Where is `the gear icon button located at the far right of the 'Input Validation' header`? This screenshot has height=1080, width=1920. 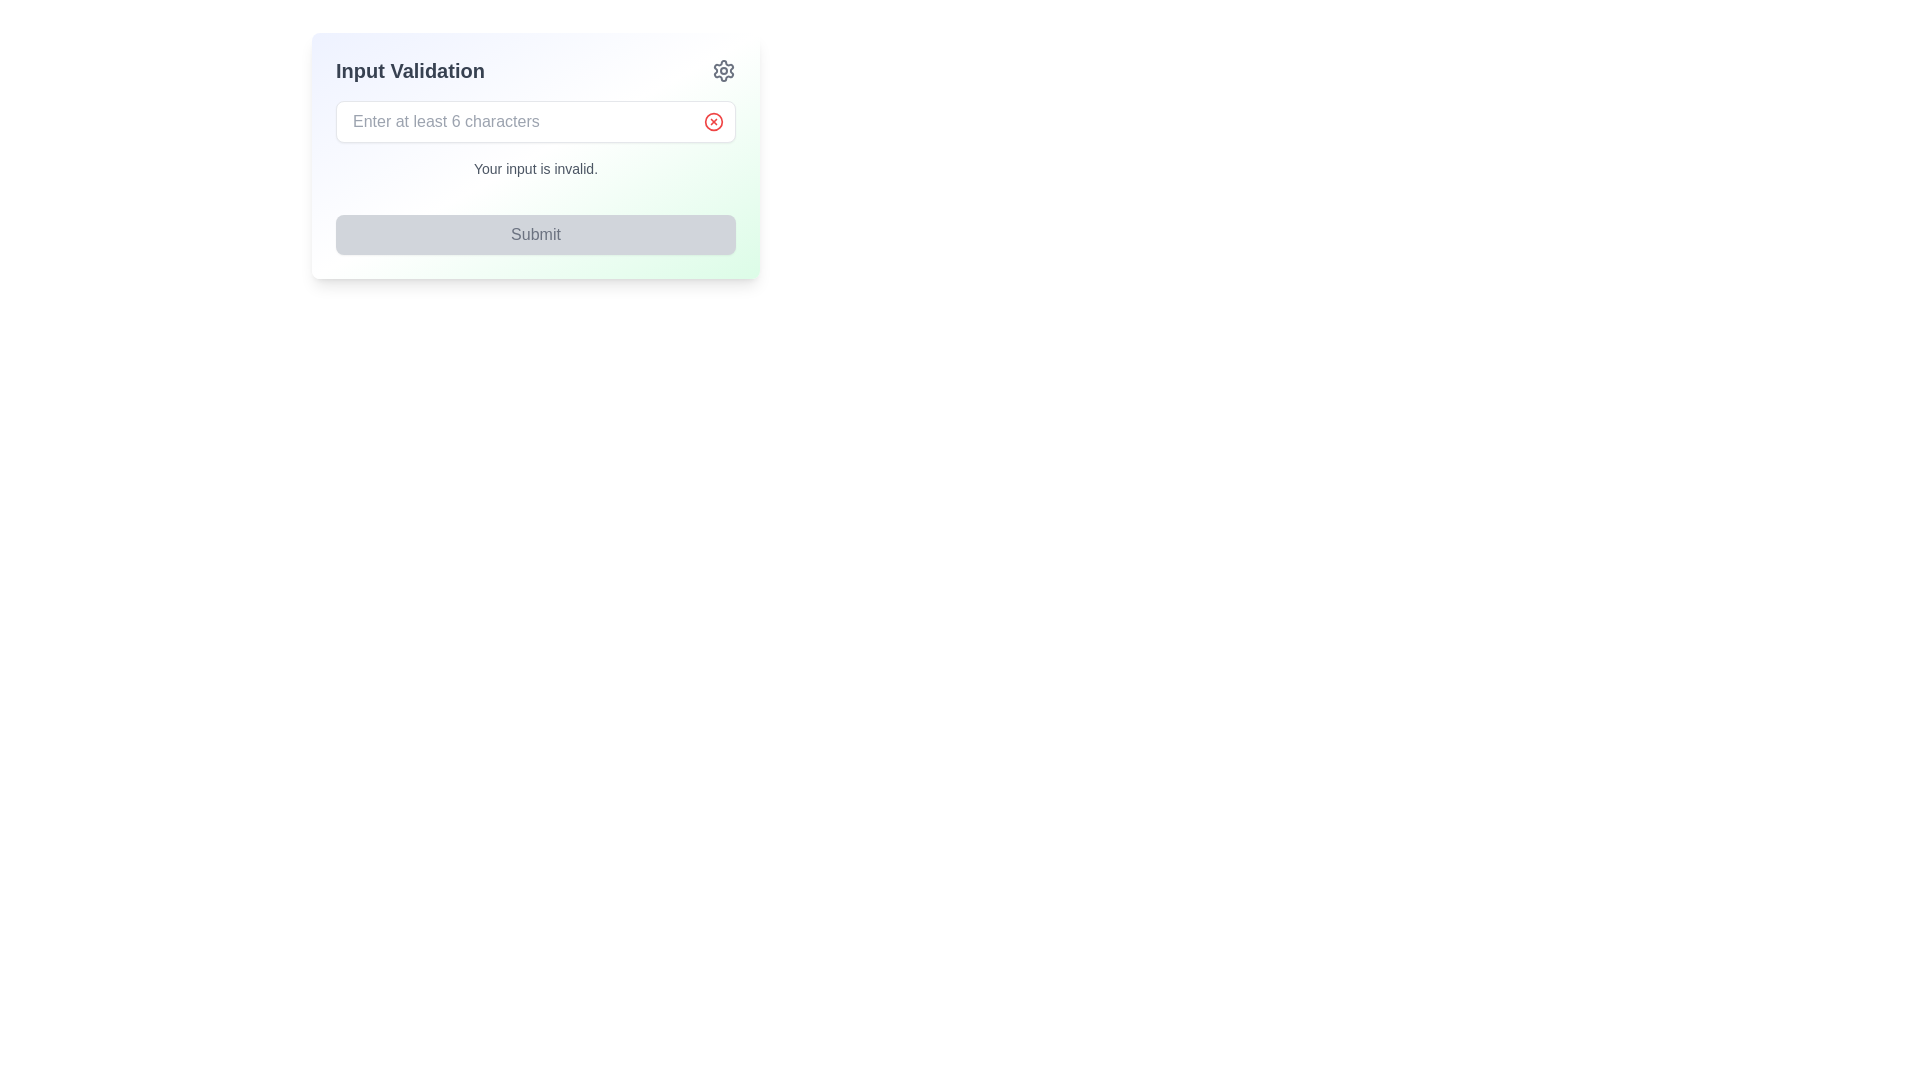 the gear icon button located at the far right of the 'Input Validation' header is located at coordinates (723, 69).